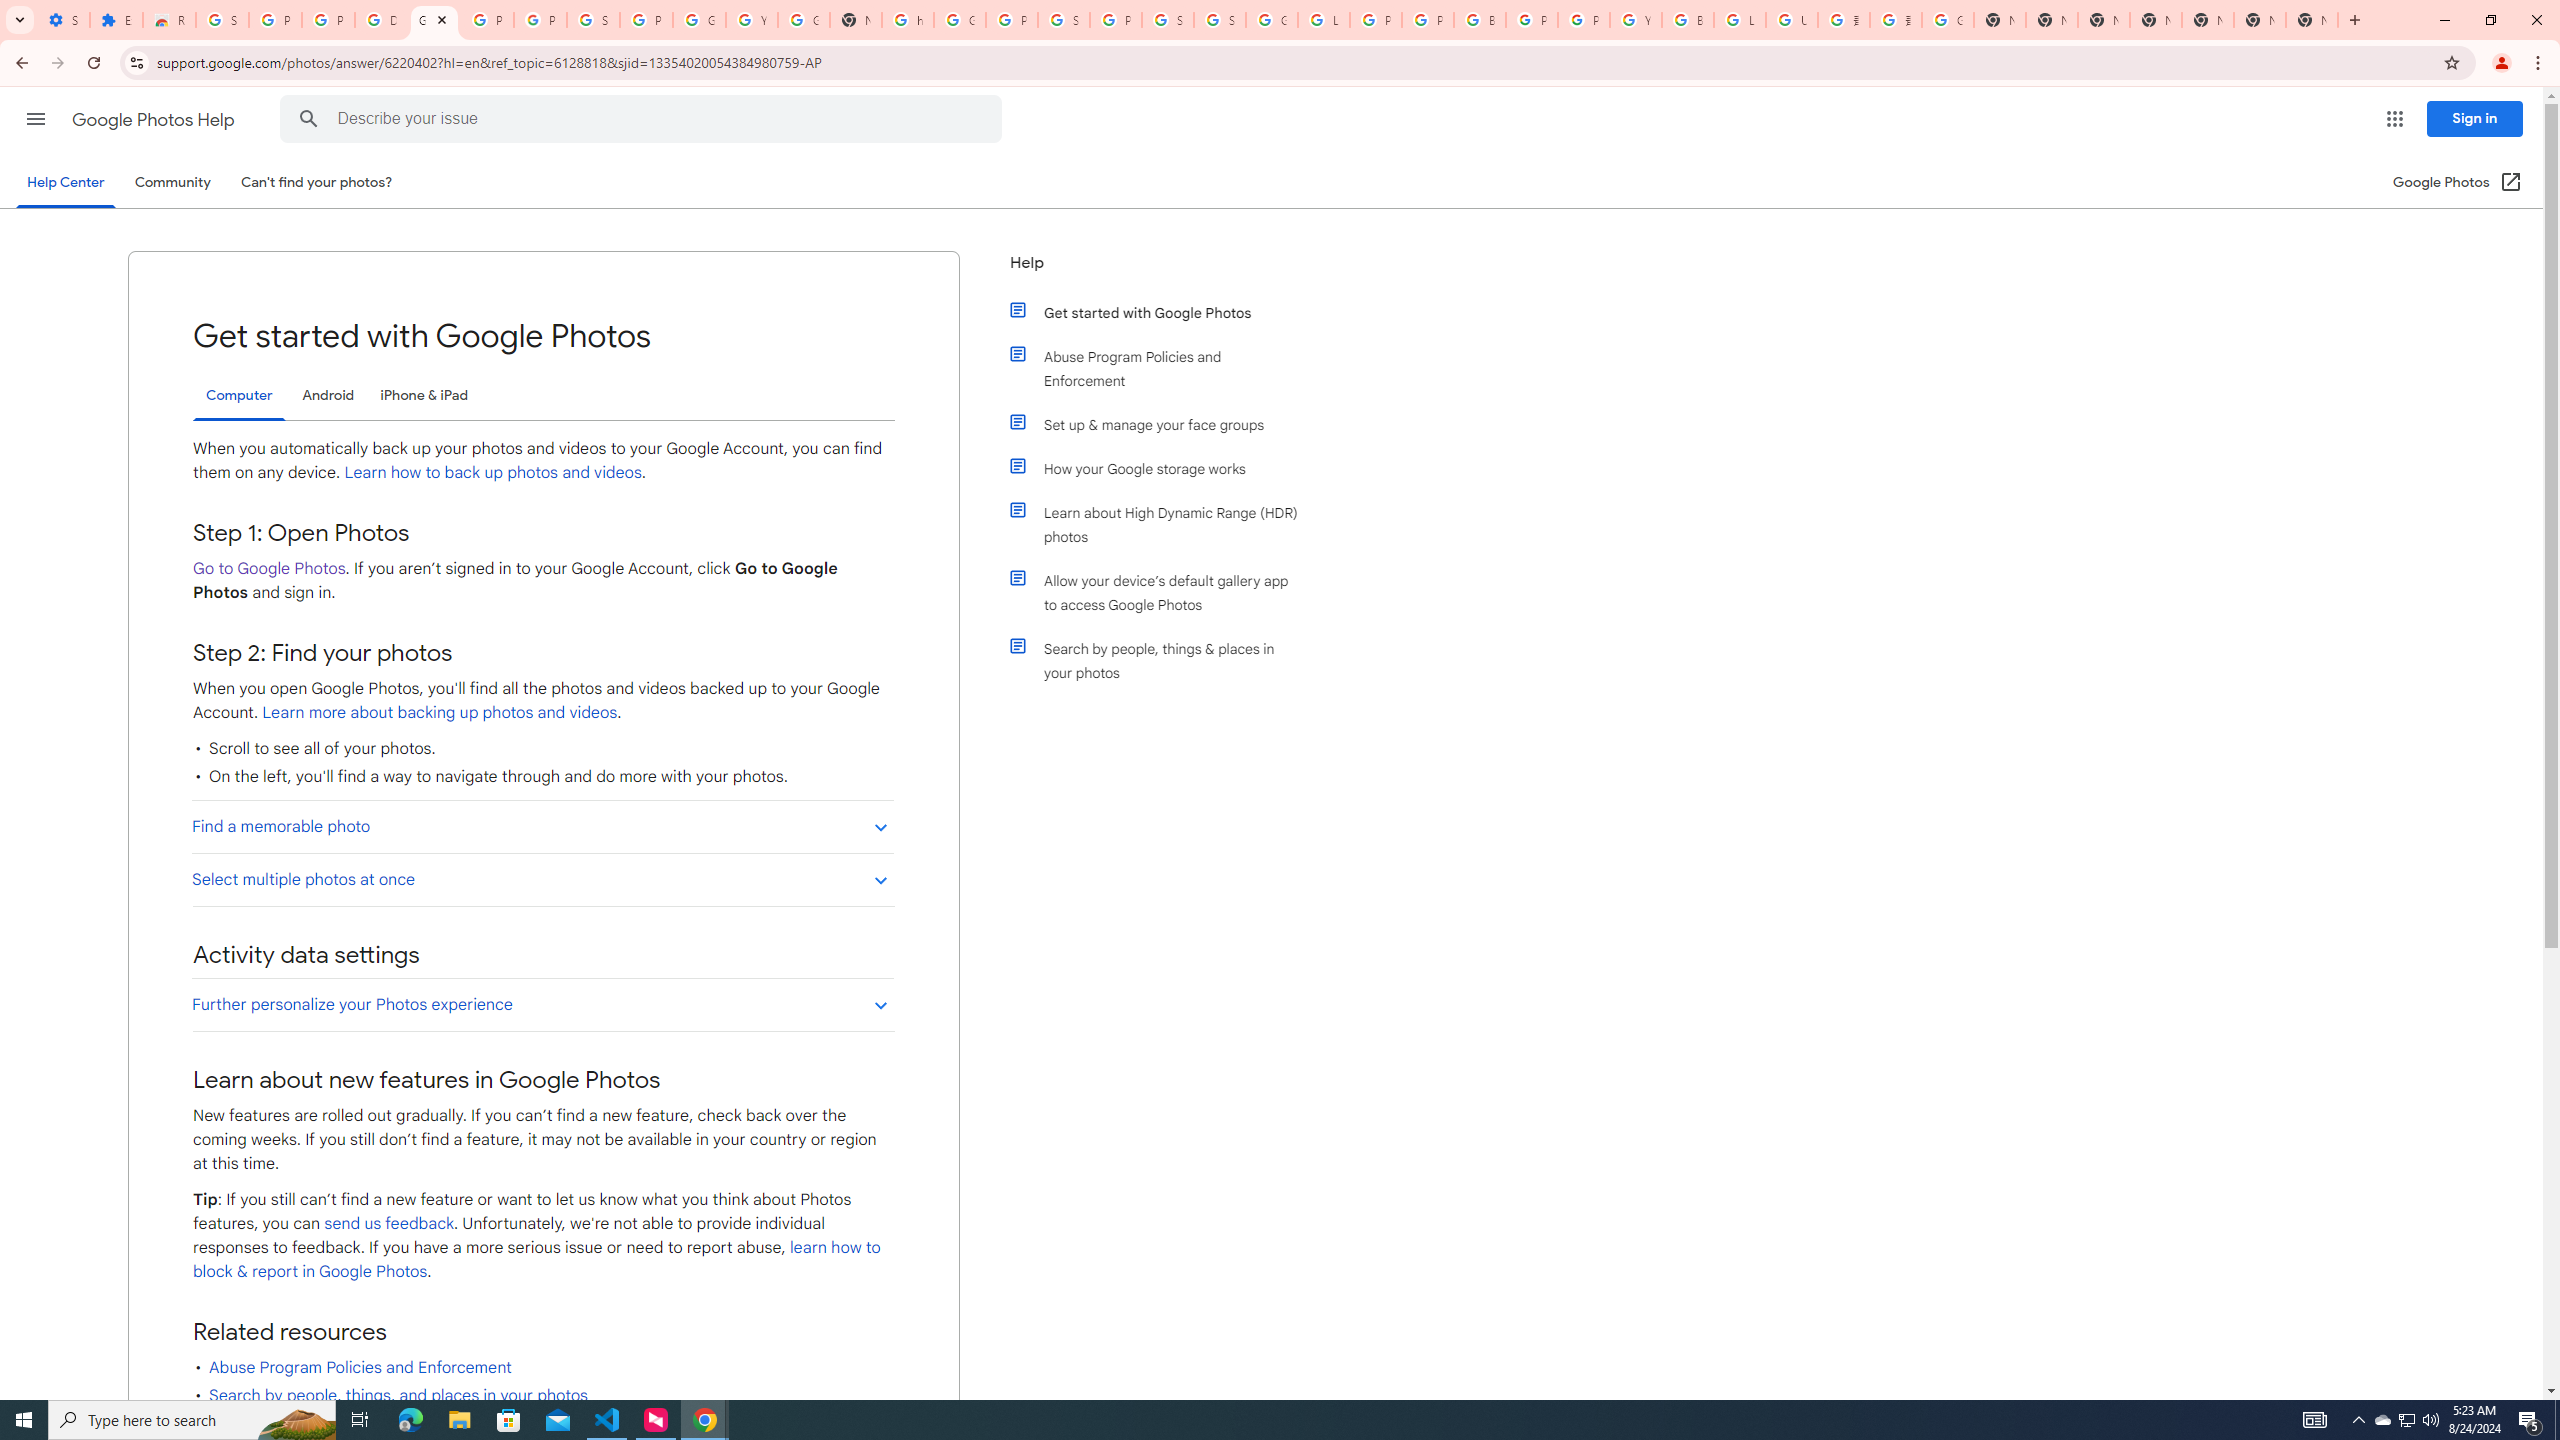  What do you see at coordinates (34, 118) in the screenshot?
I see `'Main menu'` at bounding box center [34, 118].